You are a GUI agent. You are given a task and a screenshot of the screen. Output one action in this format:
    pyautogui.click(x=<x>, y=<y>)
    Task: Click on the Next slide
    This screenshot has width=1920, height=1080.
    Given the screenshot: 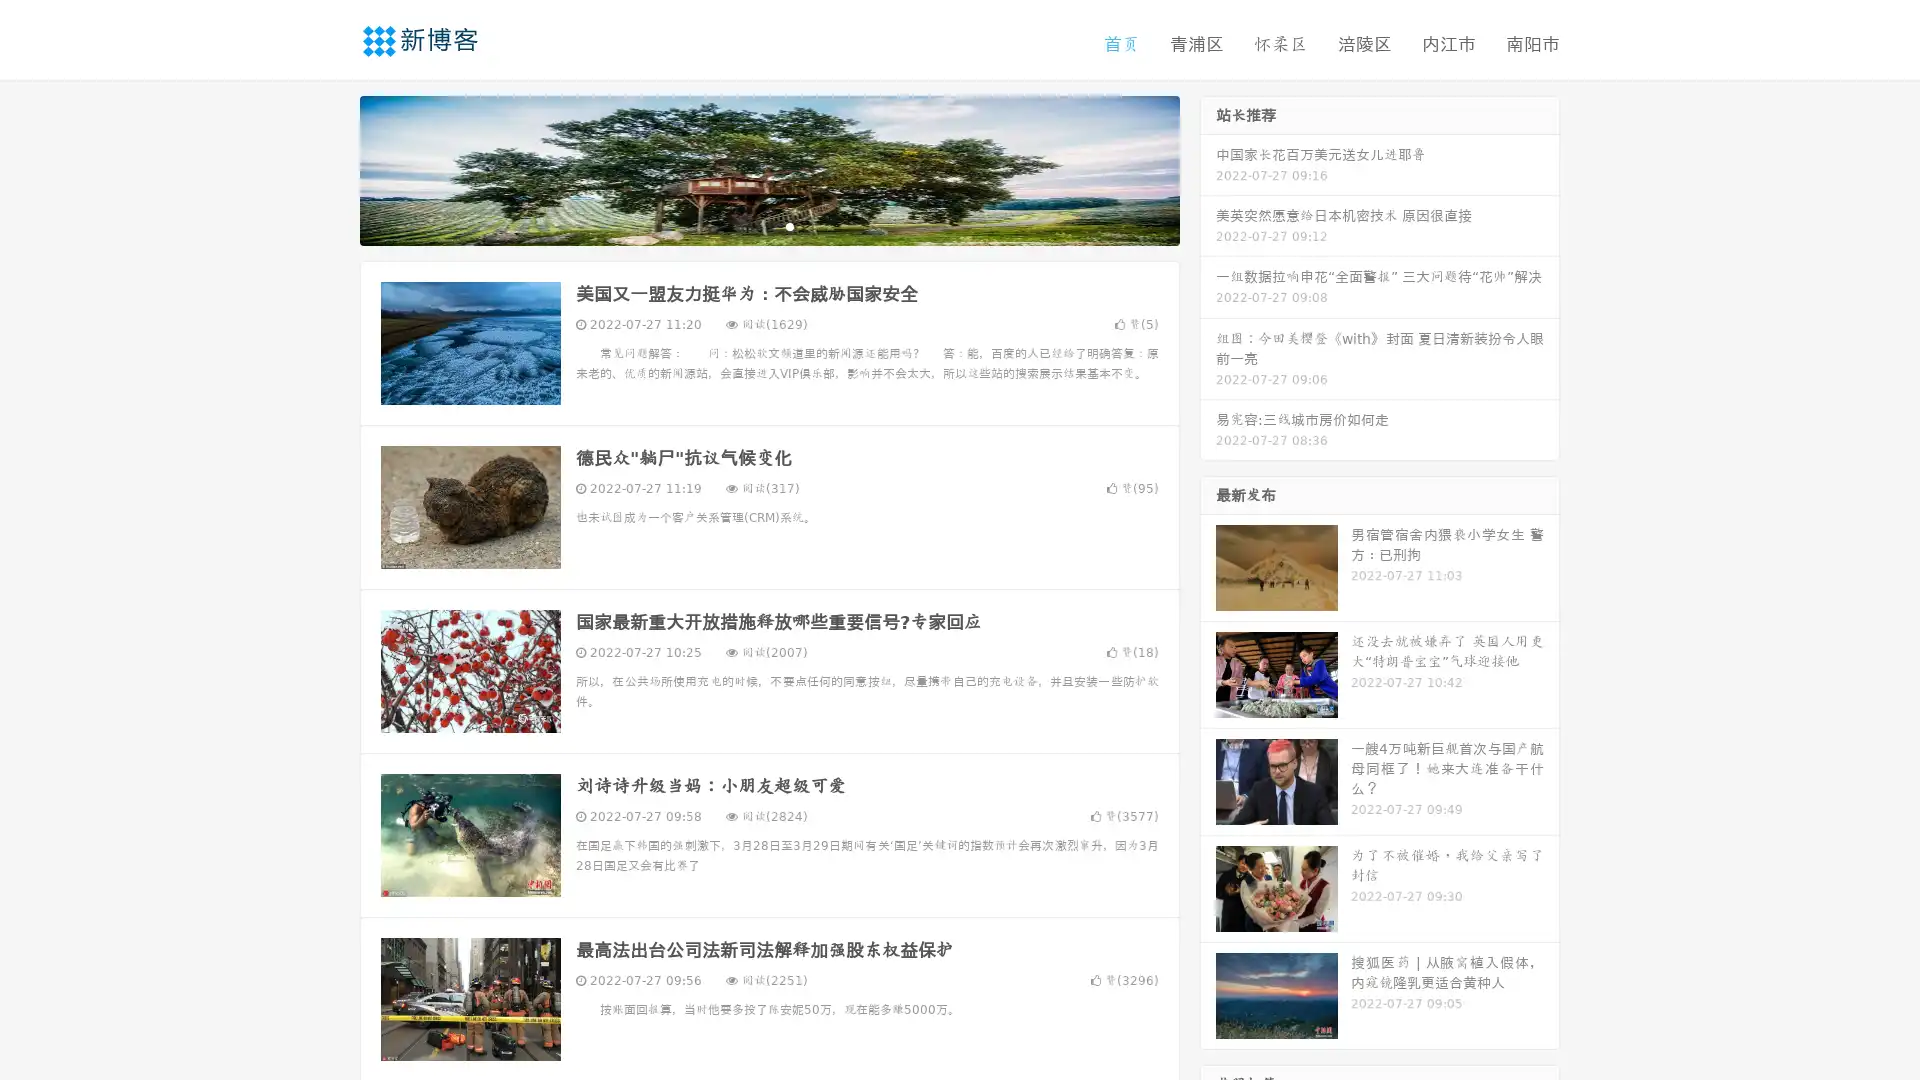 What is the action you would take?
    pyautogui.click(x=1208, y=168)
    